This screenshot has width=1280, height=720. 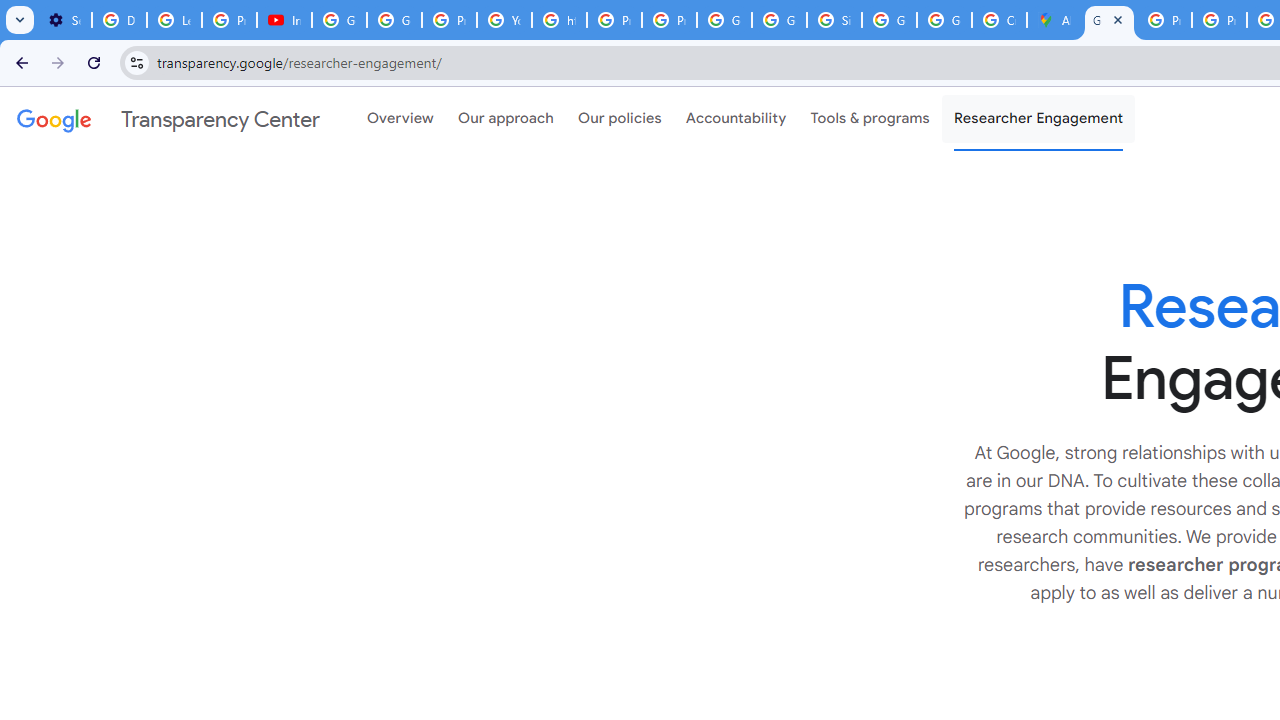 I want to click on 'Accountability', so click(x=735, y=119).